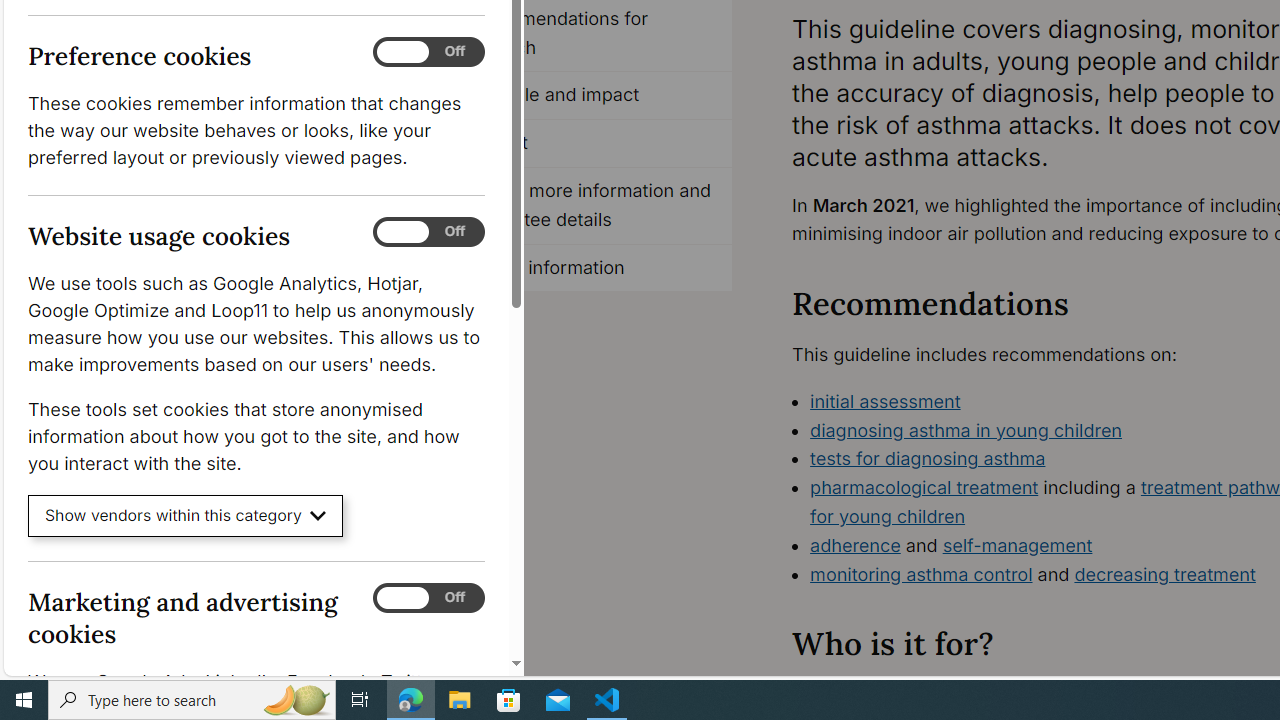 This screenshot has width=1280, height=720. I want to click on 'self-management', so click(1017, 545).